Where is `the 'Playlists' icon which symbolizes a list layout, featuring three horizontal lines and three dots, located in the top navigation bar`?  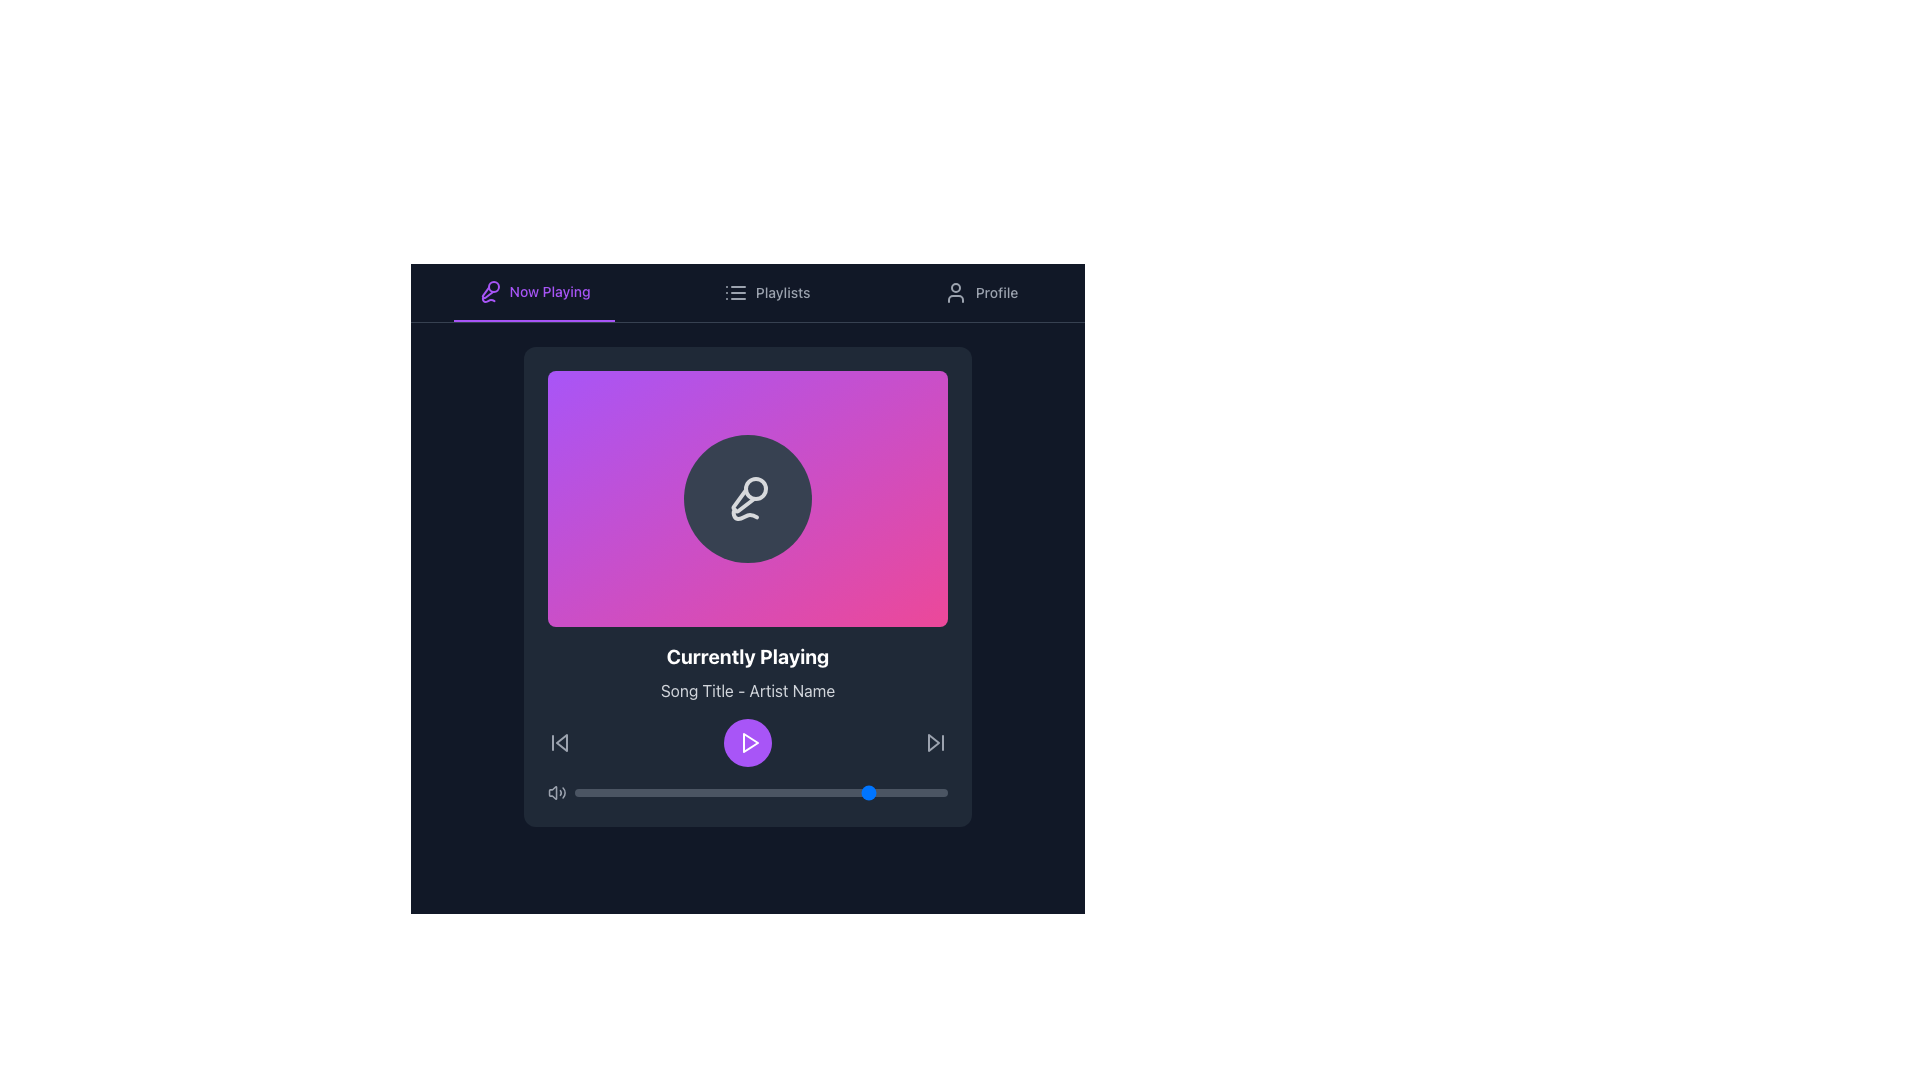
the 'Playlists' icon which symbolizes a list layout, featuring three horizontal lines and three dots, located in the top navigation bar is located at coordinates (733, 293).